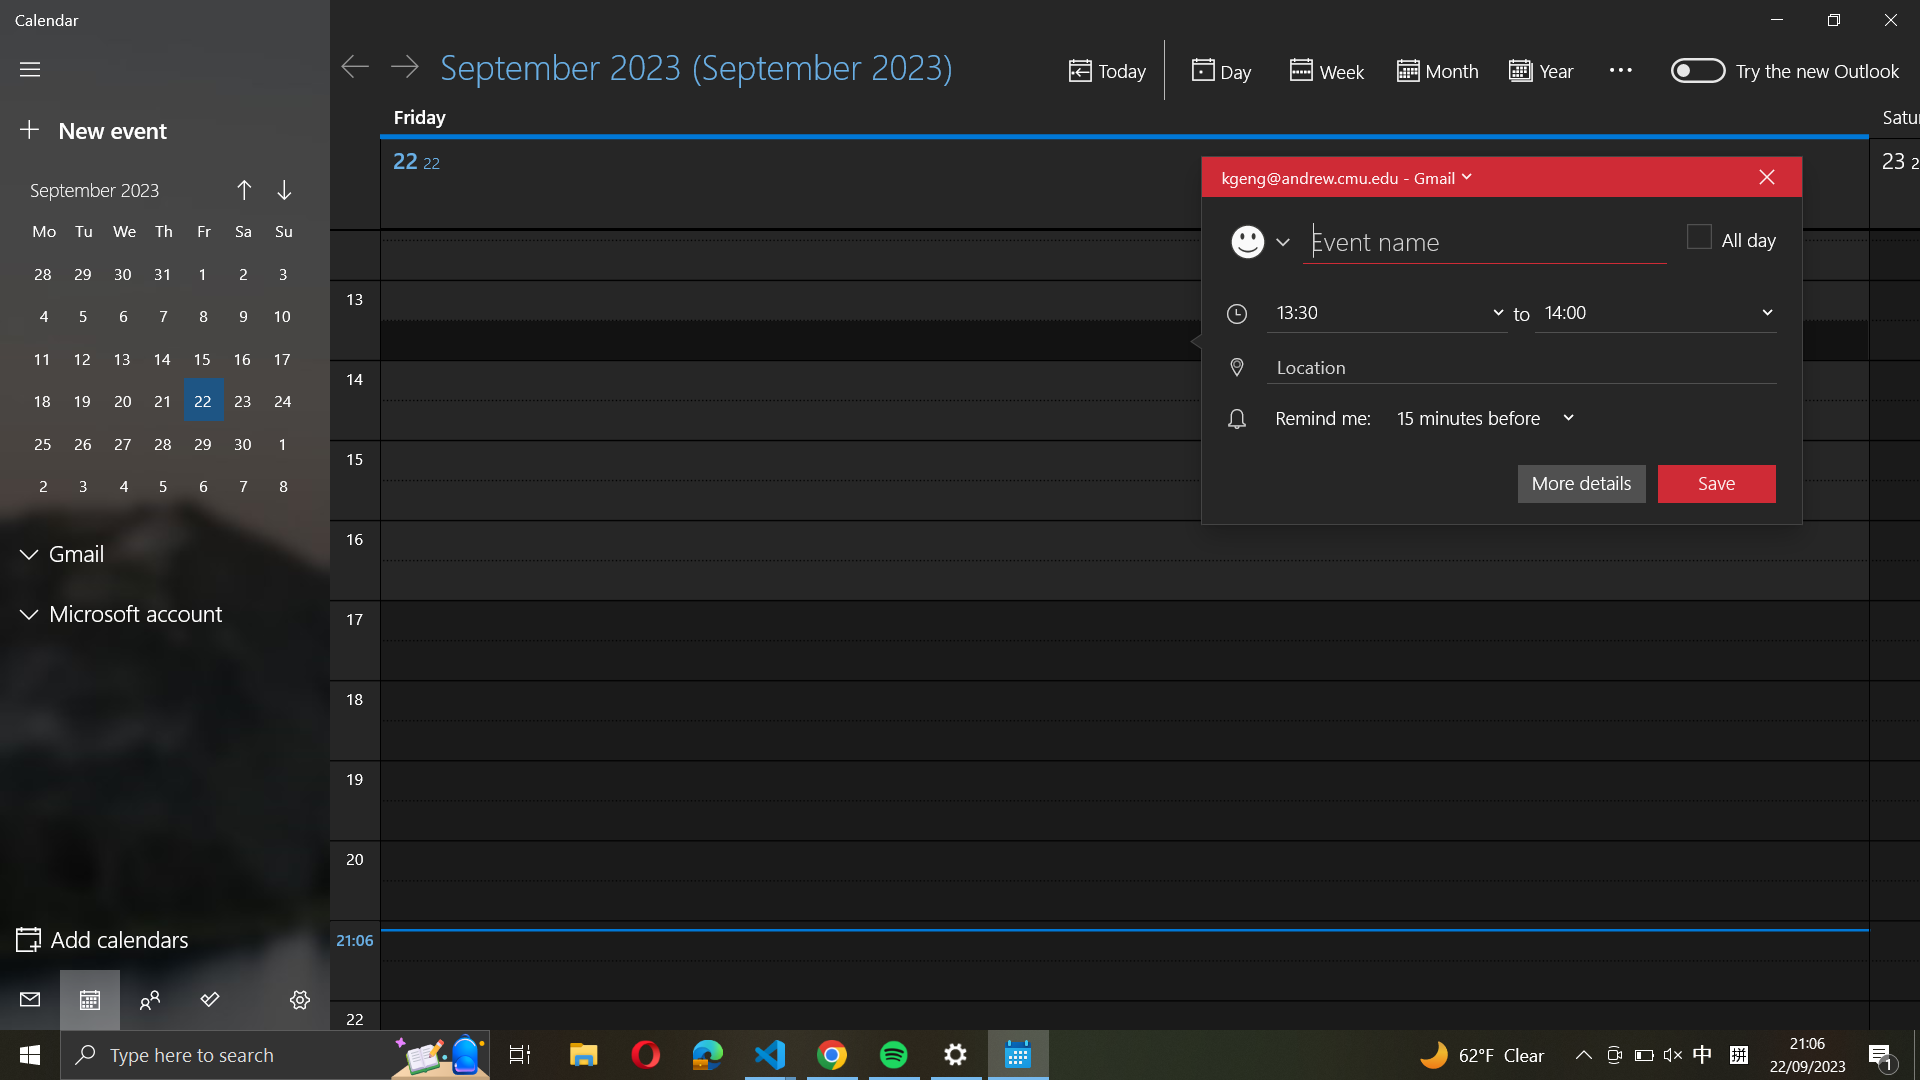 The height and width of the screenshot is (1080, 1920). What do you see at coordinates (1344, 176) in the screenshot?
I see `the event account details` at bounding box center [1344, 176].